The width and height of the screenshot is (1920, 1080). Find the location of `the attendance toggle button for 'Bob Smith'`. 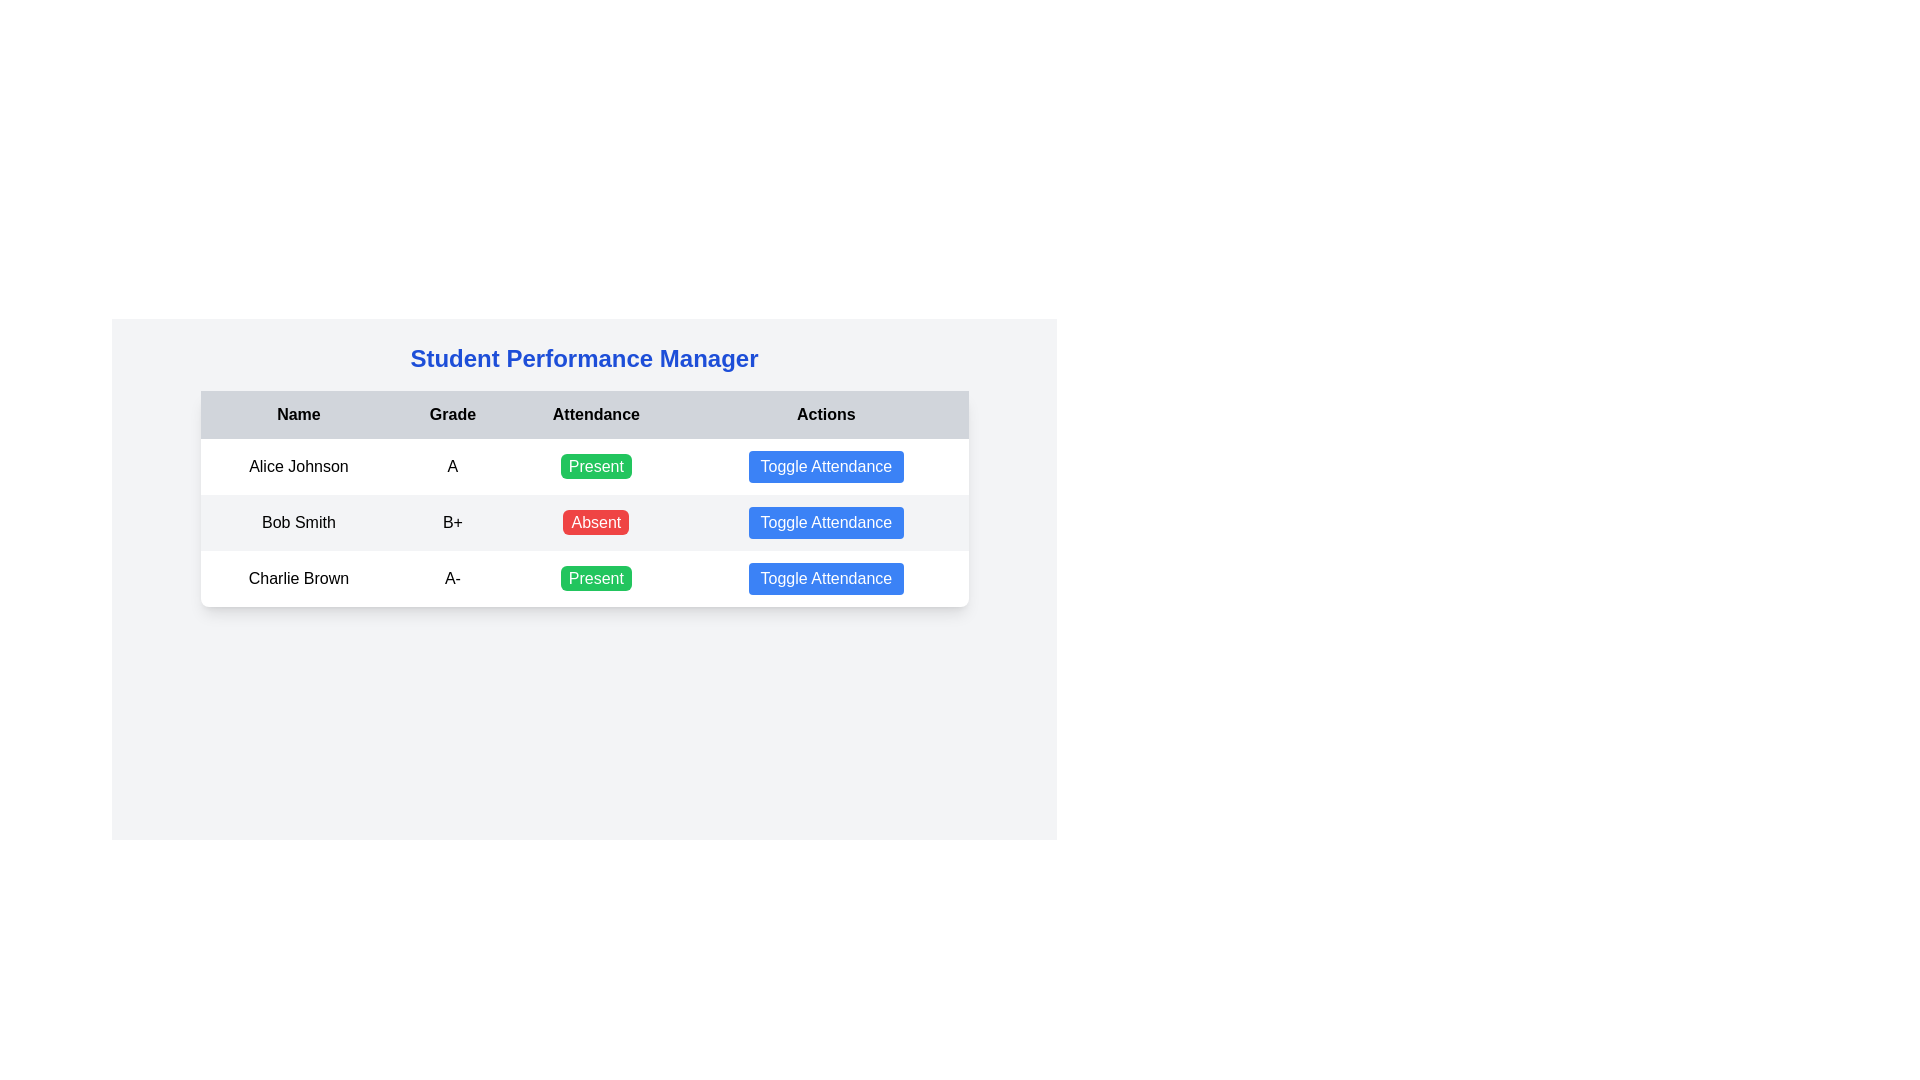

the attendance toggle button for 'Bob Smith' is located at coordinates (826, 522).